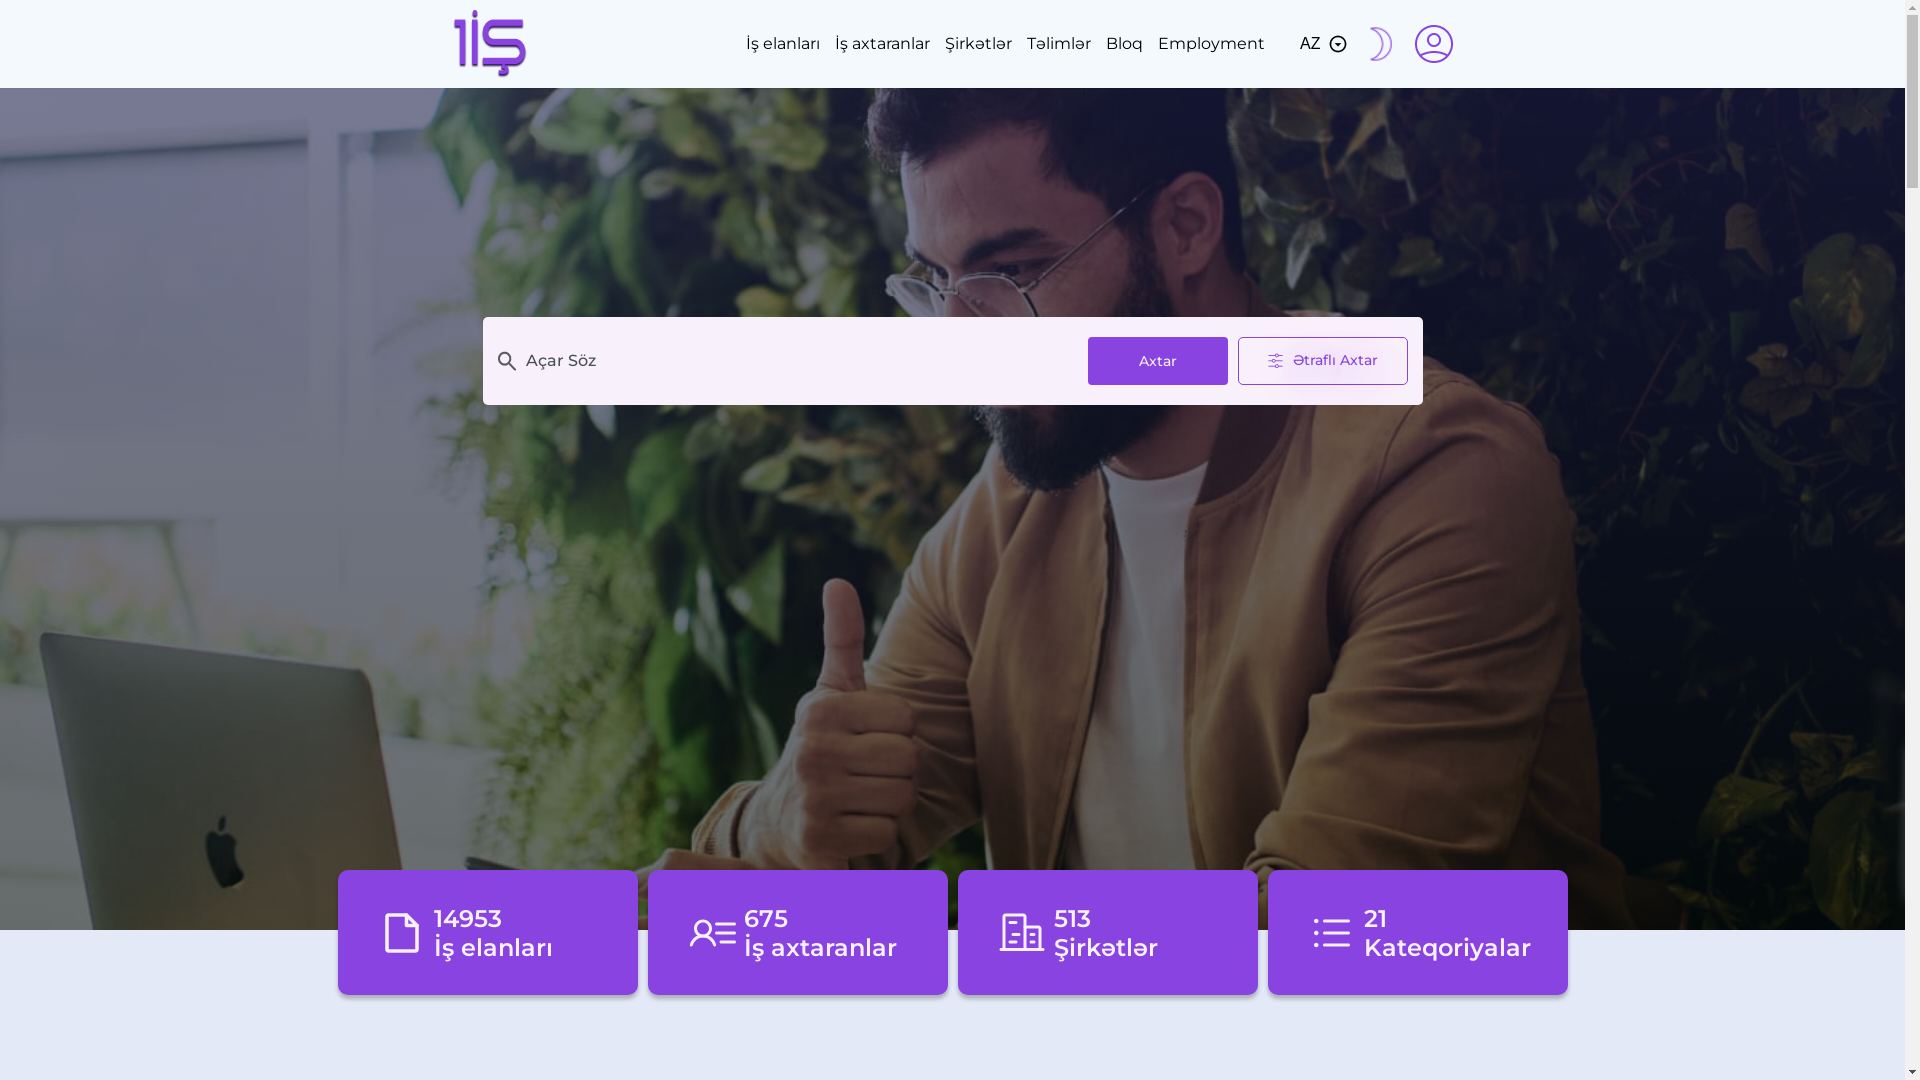 This screenshot has height=1080, width=1920. What do you see at coordinates (1124, 43) in the screenshot?
I see `'Bloq'` at bounding box center [1124, 43].